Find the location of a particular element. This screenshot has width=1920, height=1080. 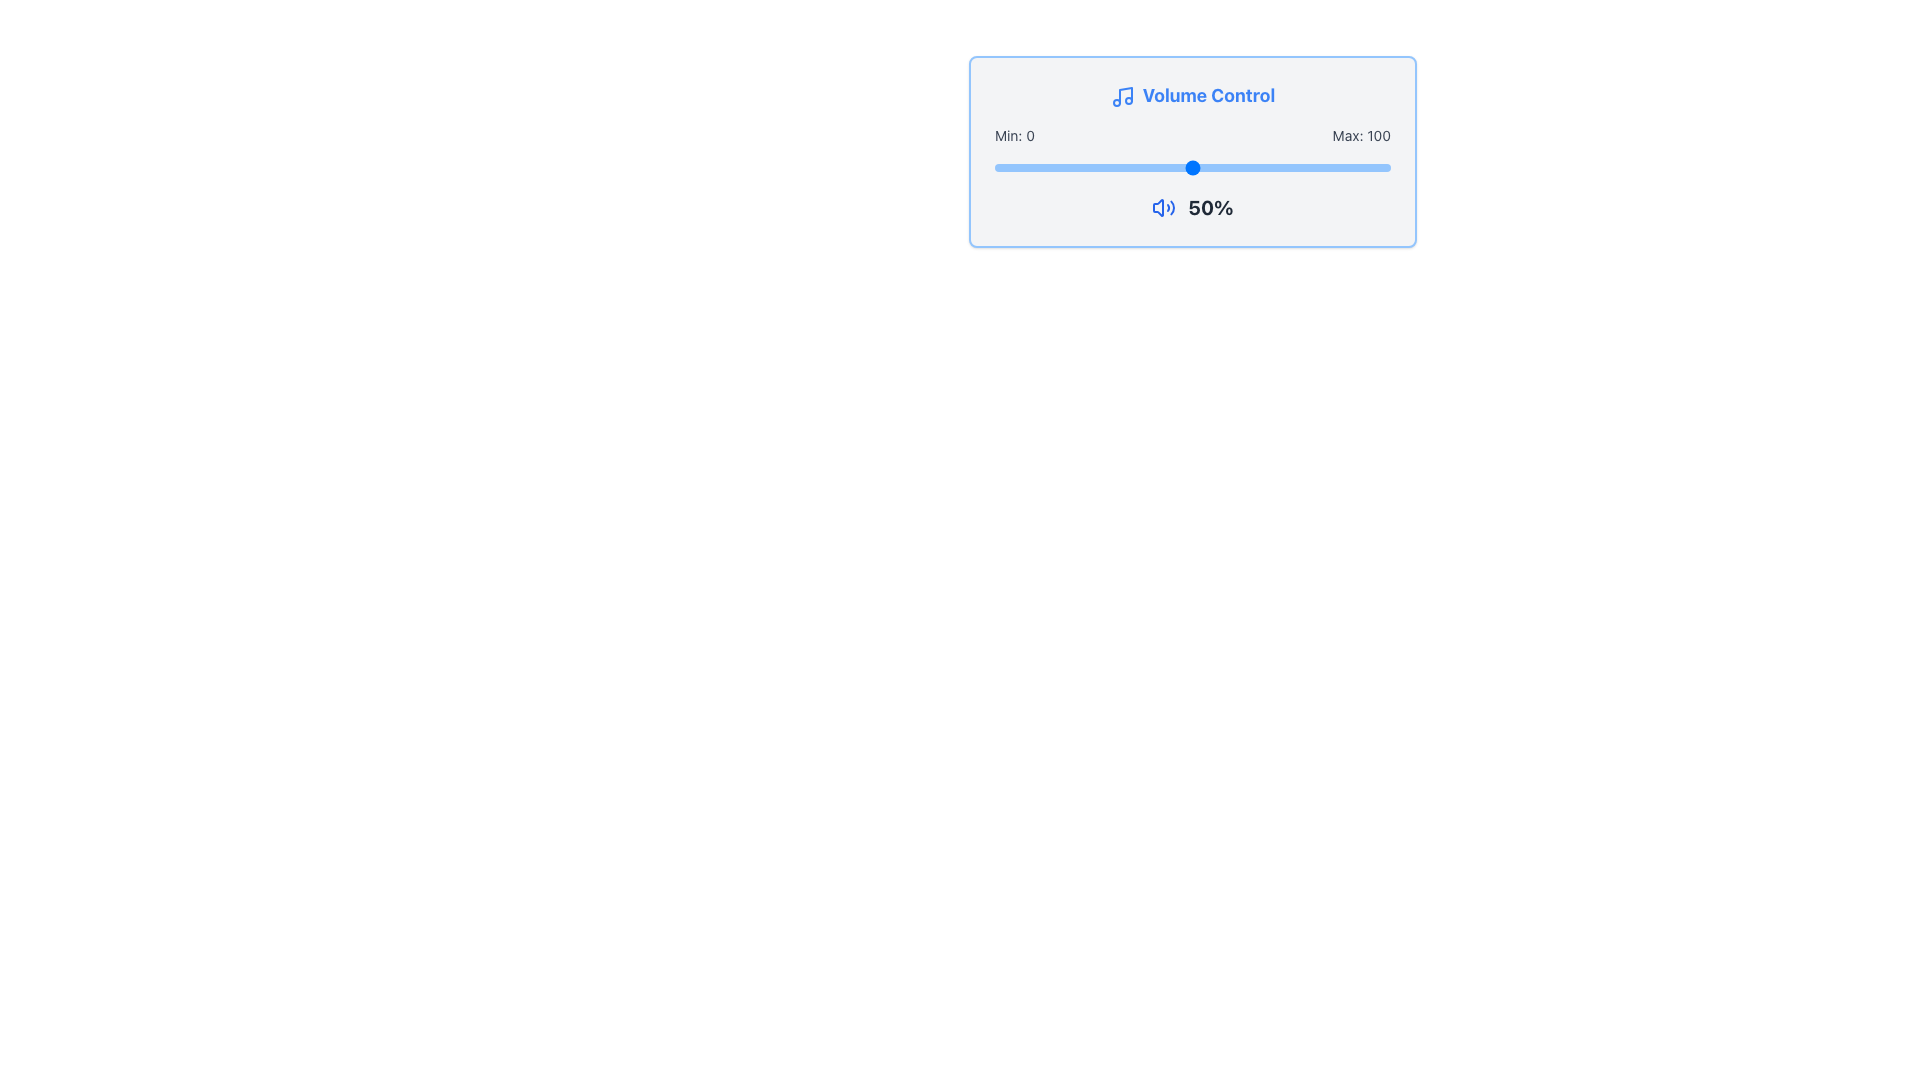

the slider is located at coordinates (1288, 167).